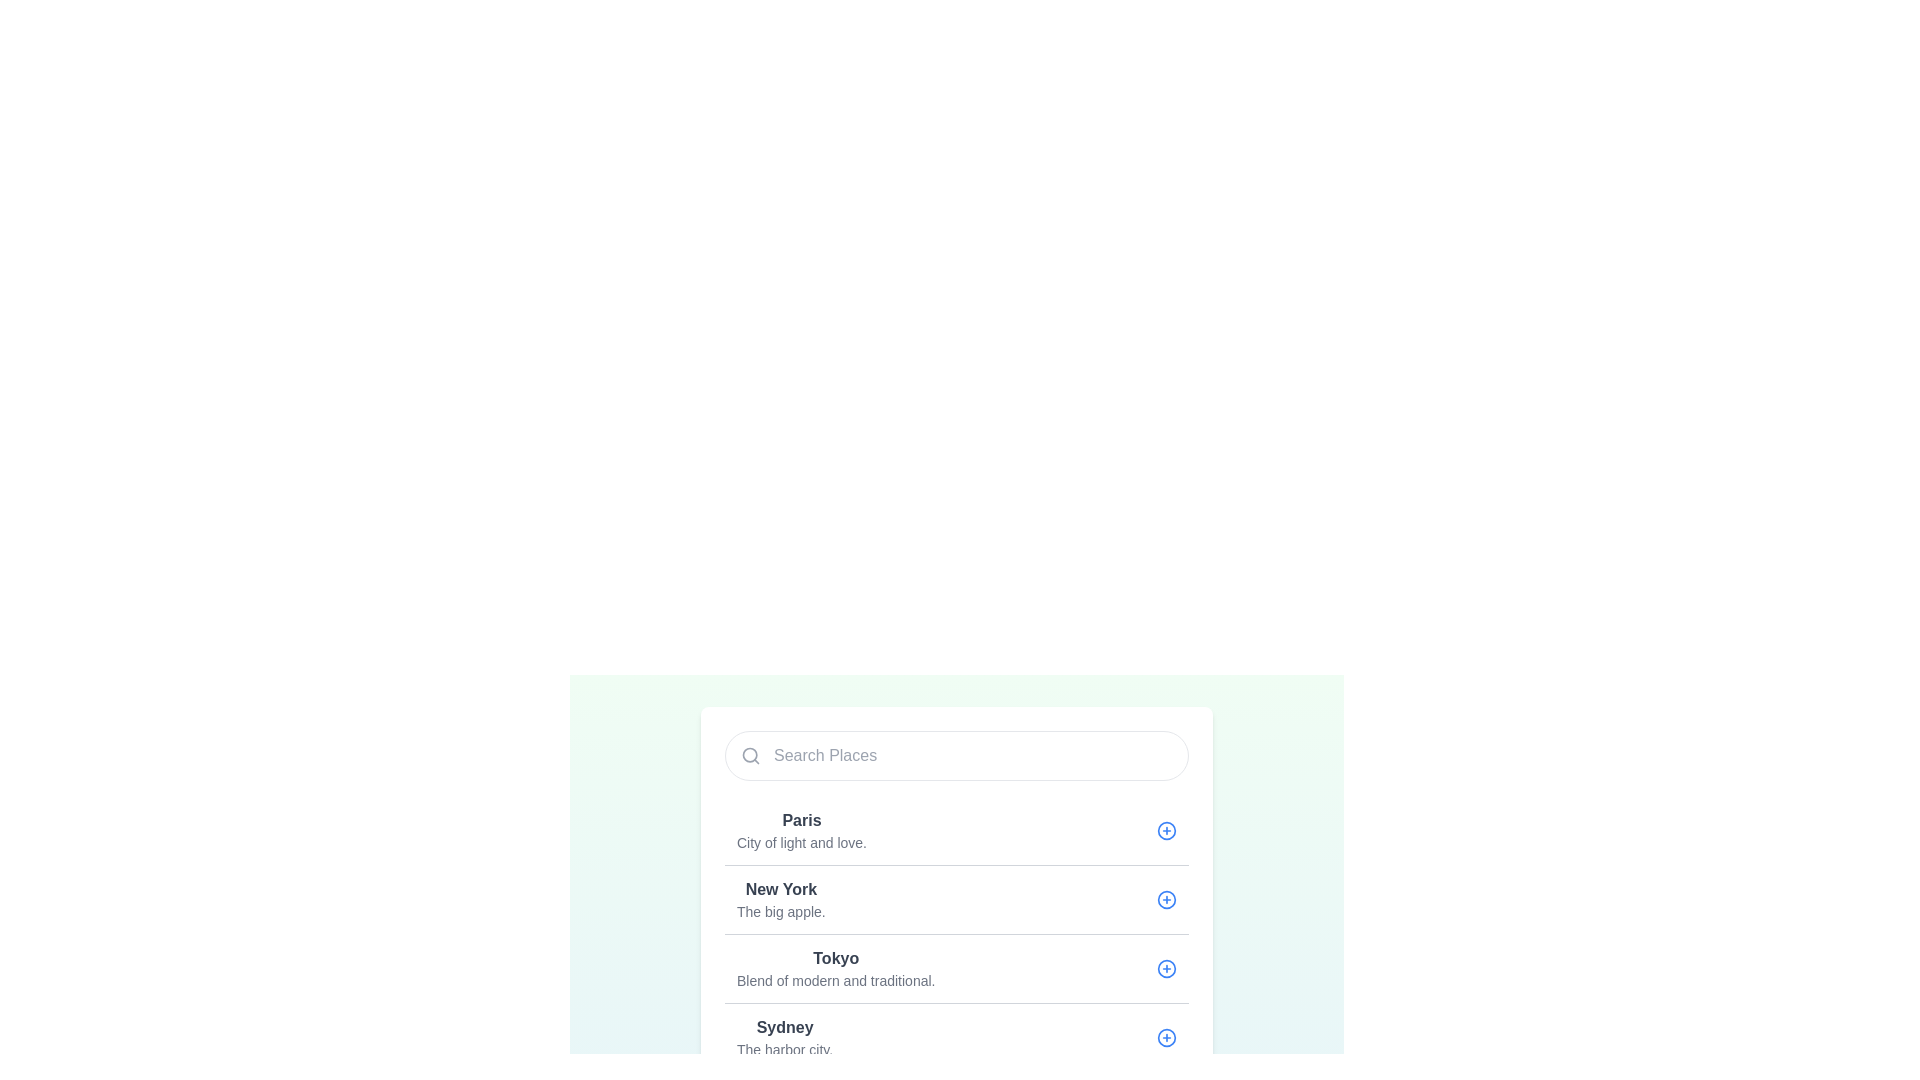 The image size is (1920, 1080). What do you see at coordinates (1166, 830) in the screenshot?
I see `the interactive button located to the right of the text block 'Paris' to initiate an action` at bounding box center [1166, 830].